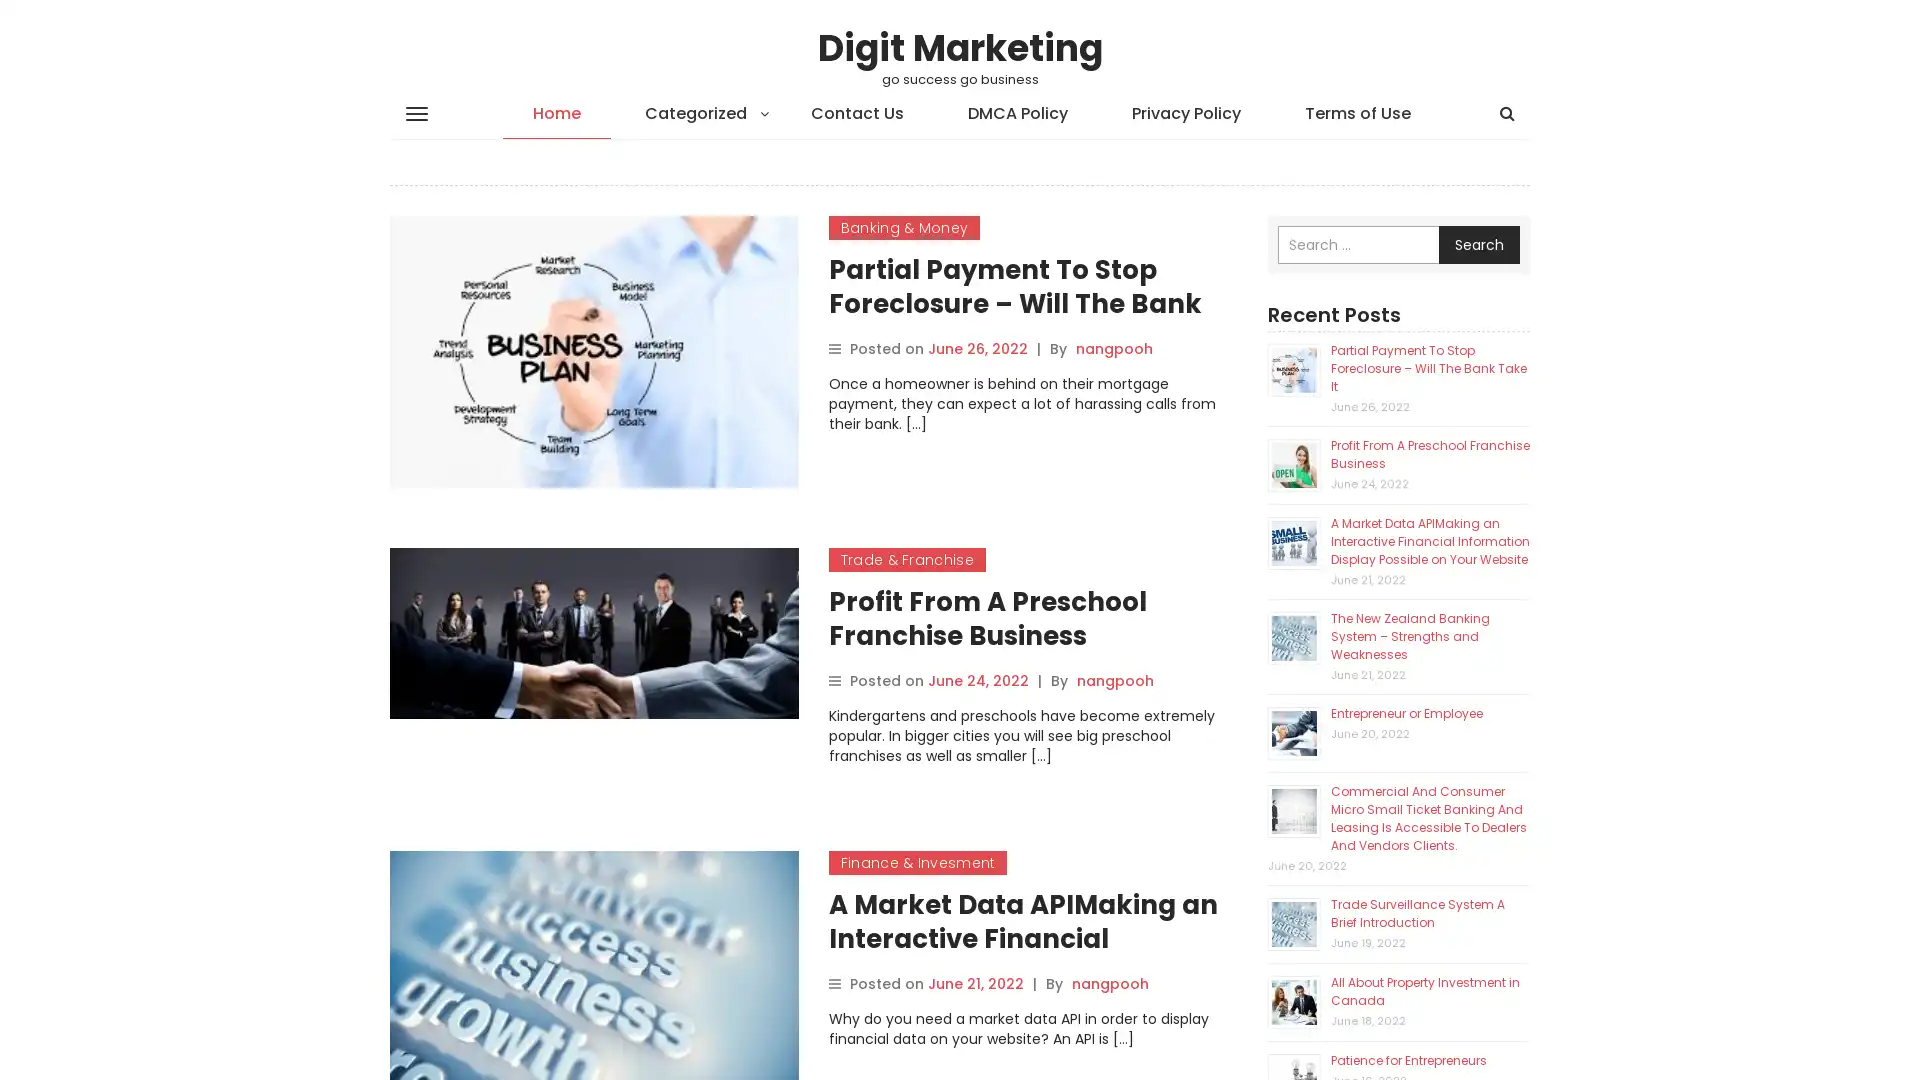 The height and width of the screenshot is (1080, 1920). I want to click on Search, so click(1479, 244).